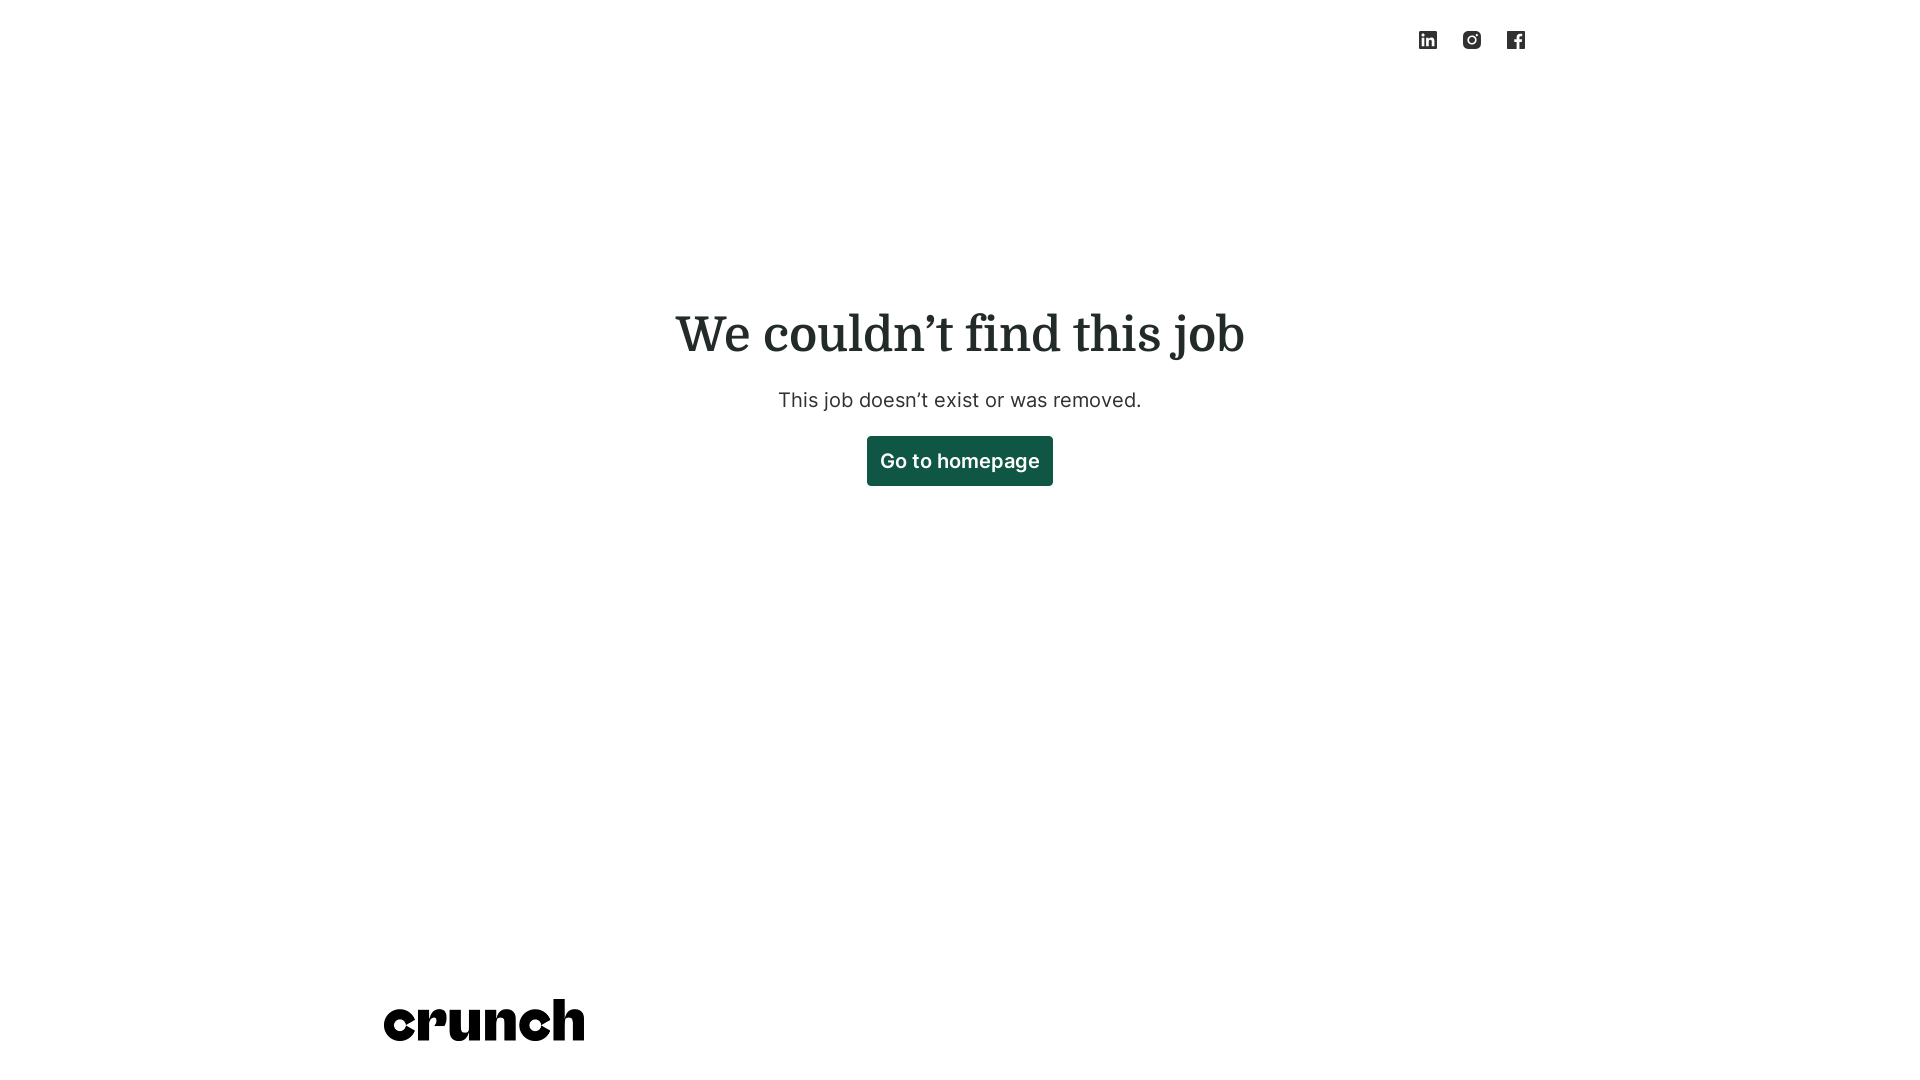 The image size is (1920, 1080). What do you see at coordinates (960, 461) in the screenshot?
I see `'Go to homepage'` at bounding box center [960, 461].